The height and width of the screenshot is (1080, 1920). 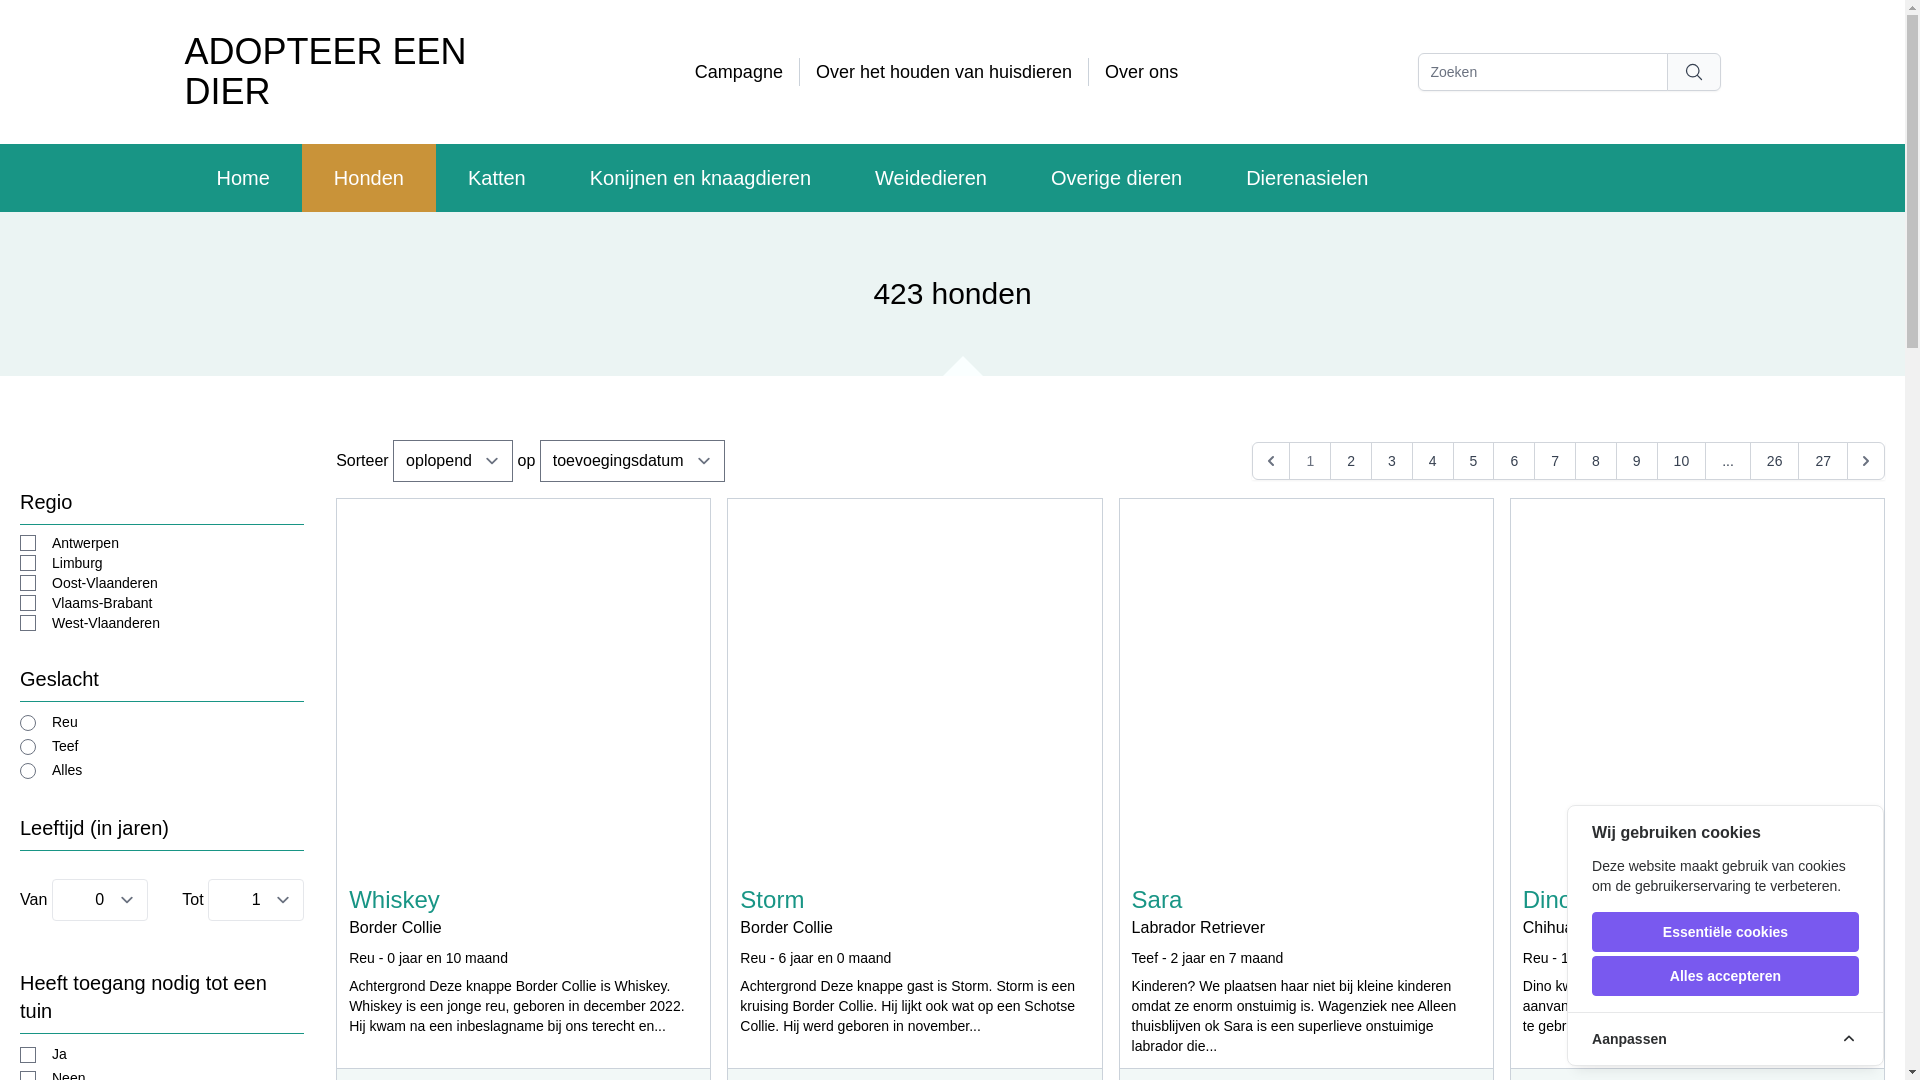 What do you see at coordinates (1453, 461) in the screenshot?
I see `'5'` at bounding box center [1453, 461].